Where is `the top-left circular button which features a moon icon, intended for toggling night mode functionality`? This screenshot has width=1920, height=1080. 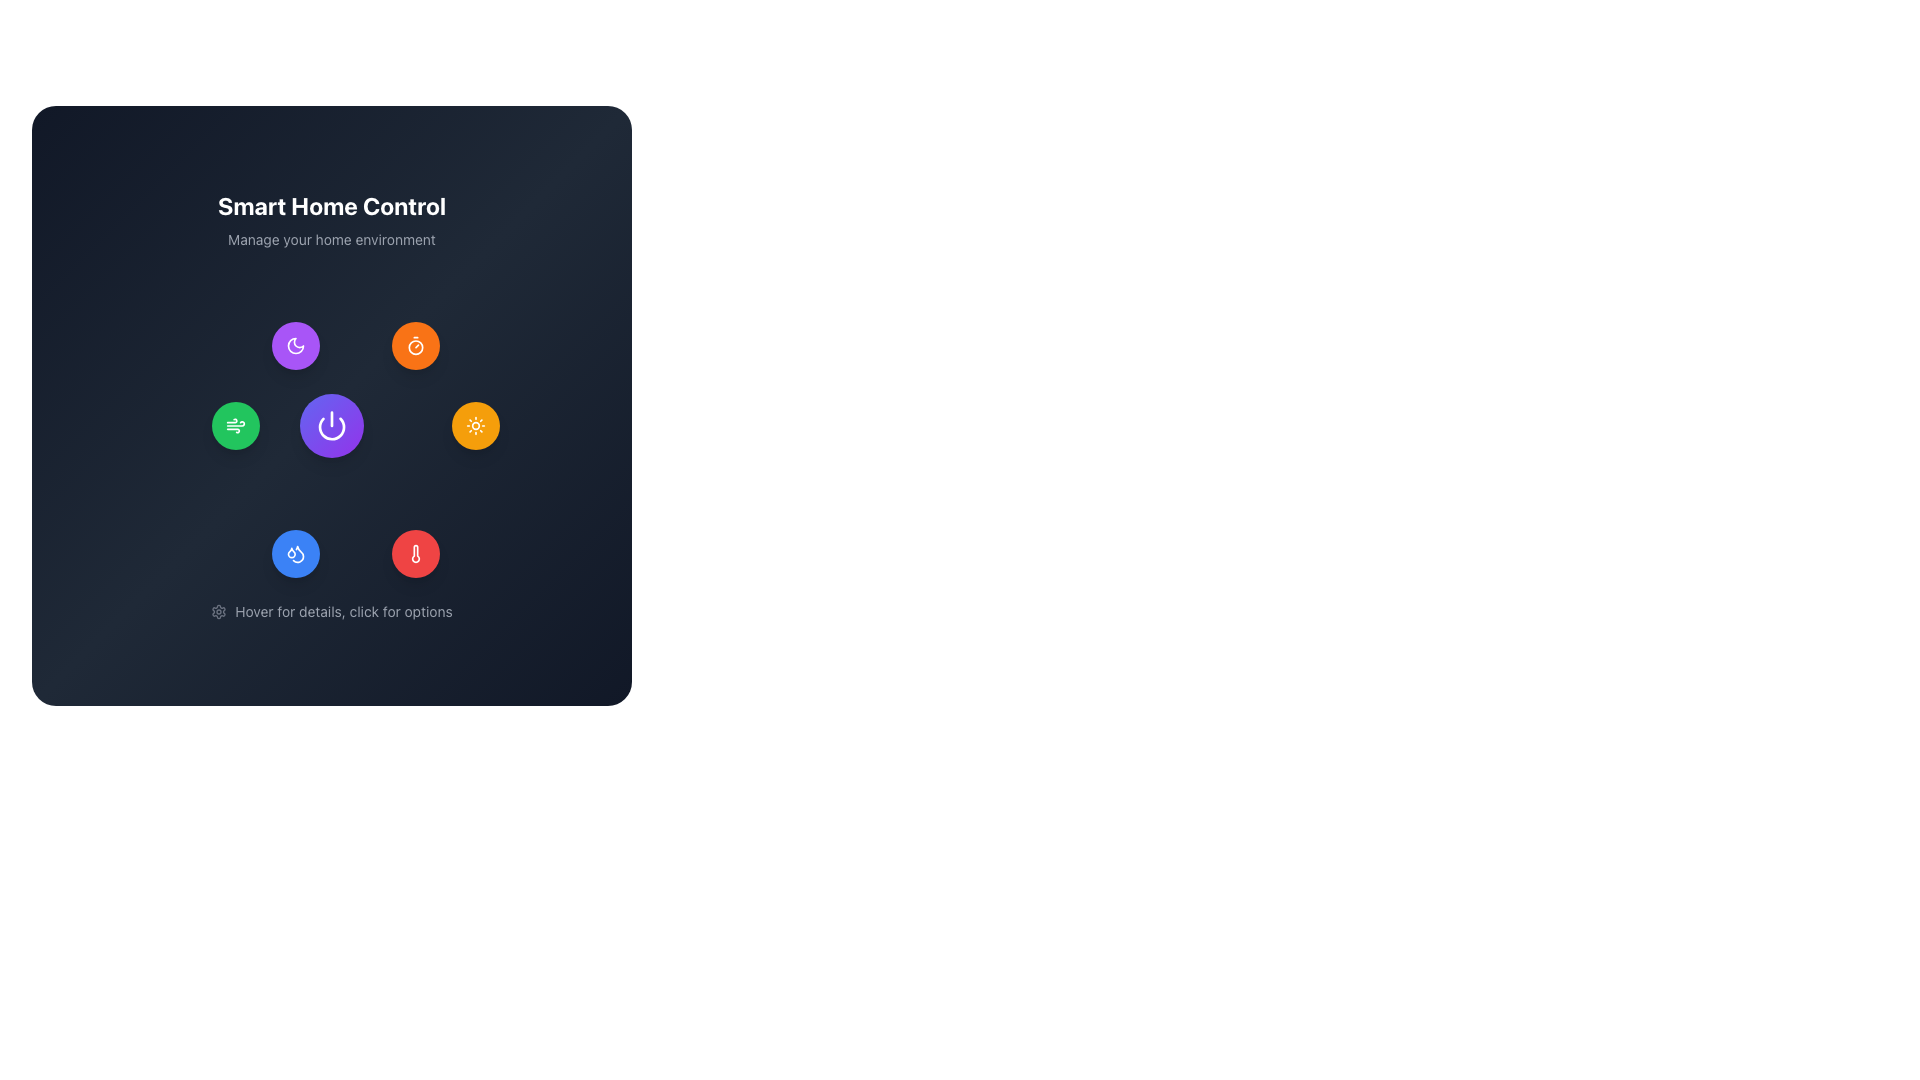
the top-left circular button which features a moon icon, intended for toggling night mode functionality is located at coordinates (295, 345).